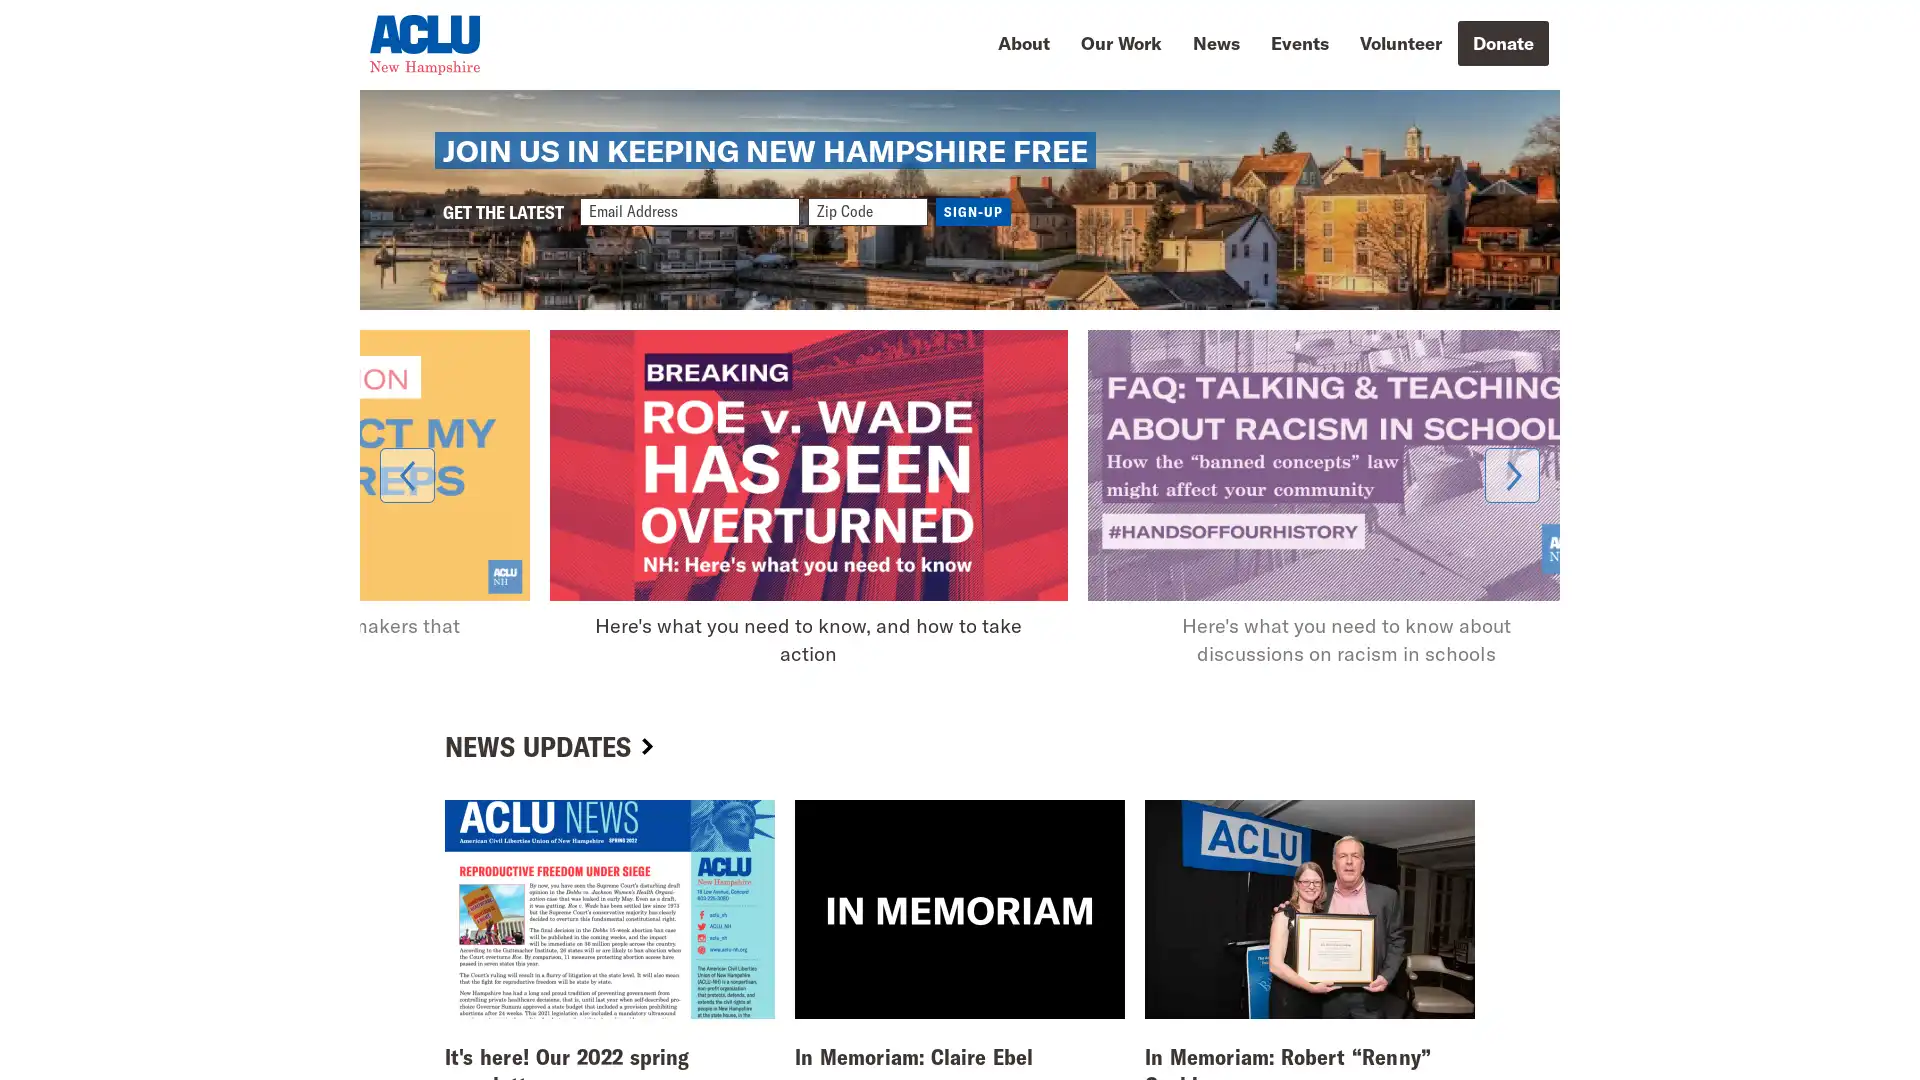  What do you see at coordinates (406, 552) in the screenshot?
I see `SHOW PREVIOUS STORIES` at bounding box center [406, 552].